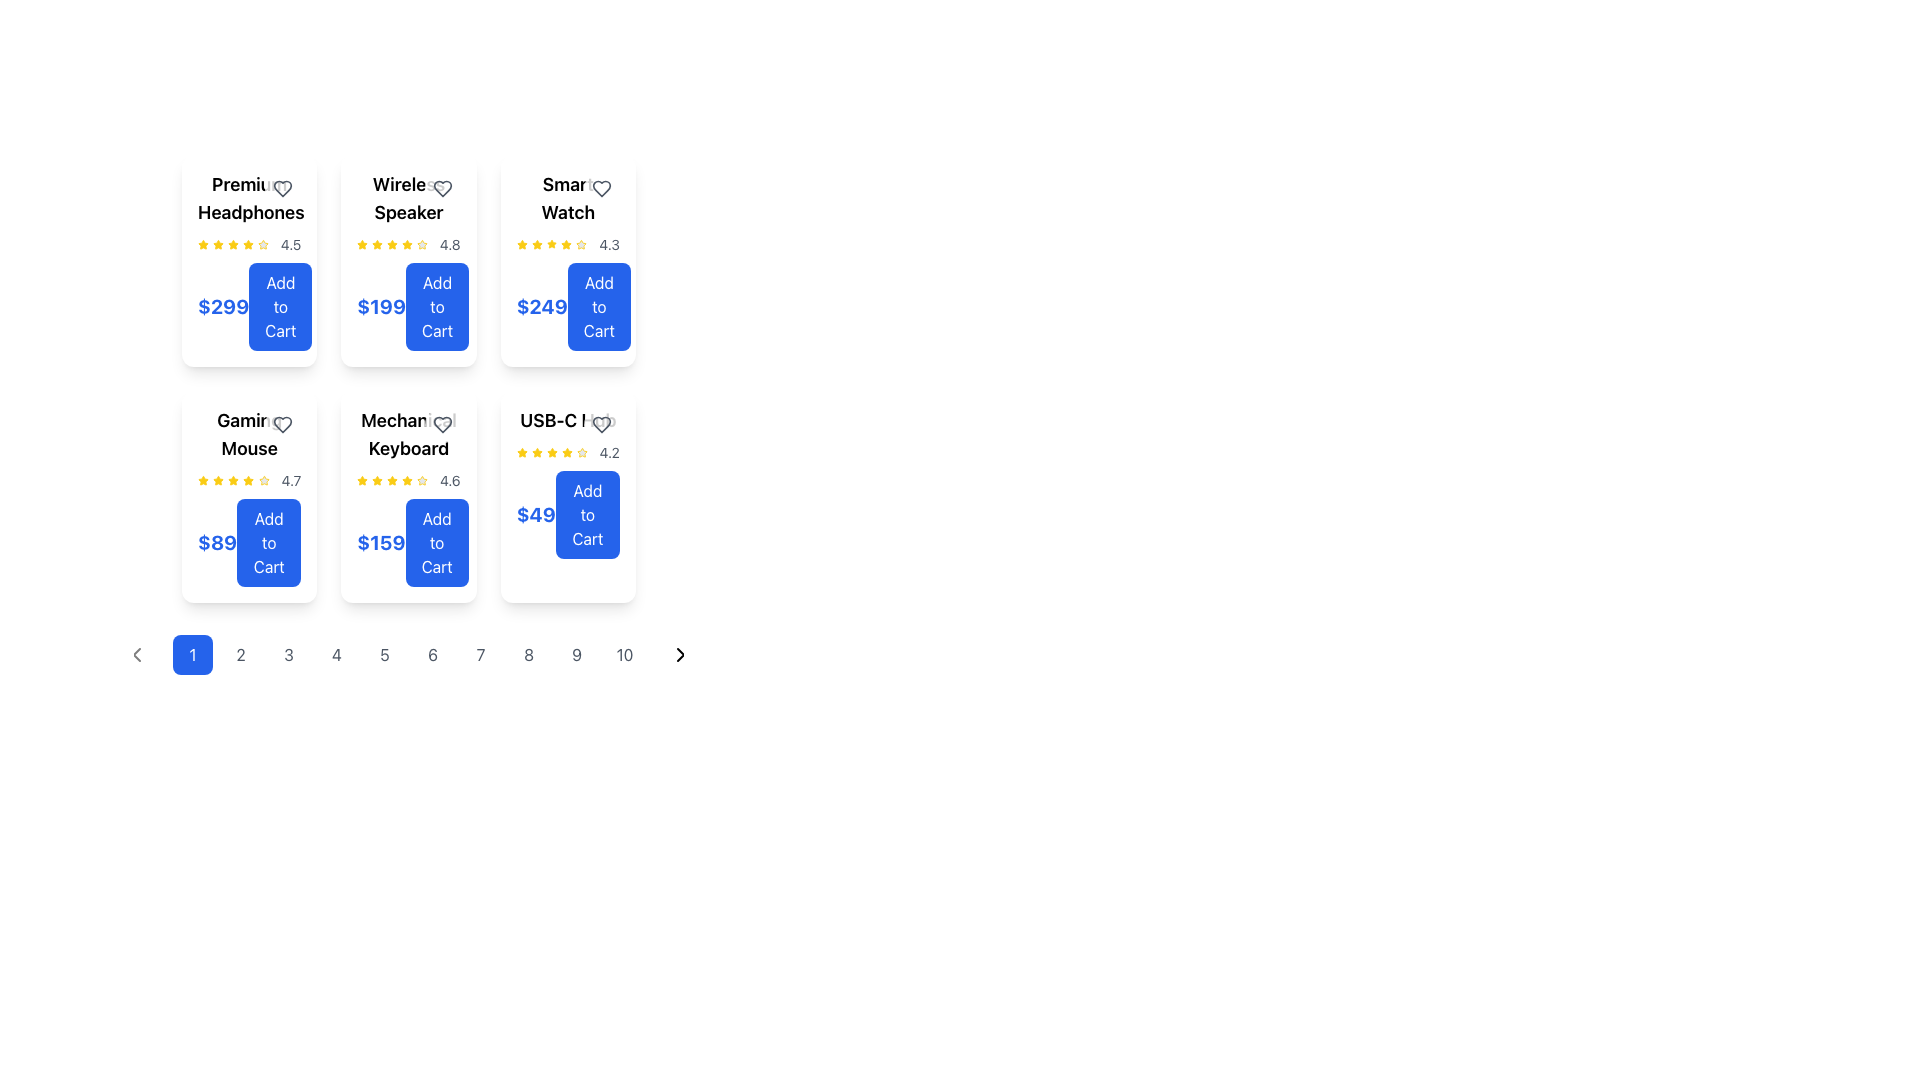 The width and height of the screenshot is (1920, 1080). I want to click on the button in the product grid for 'Wireless Speaker', so click(436, 307).